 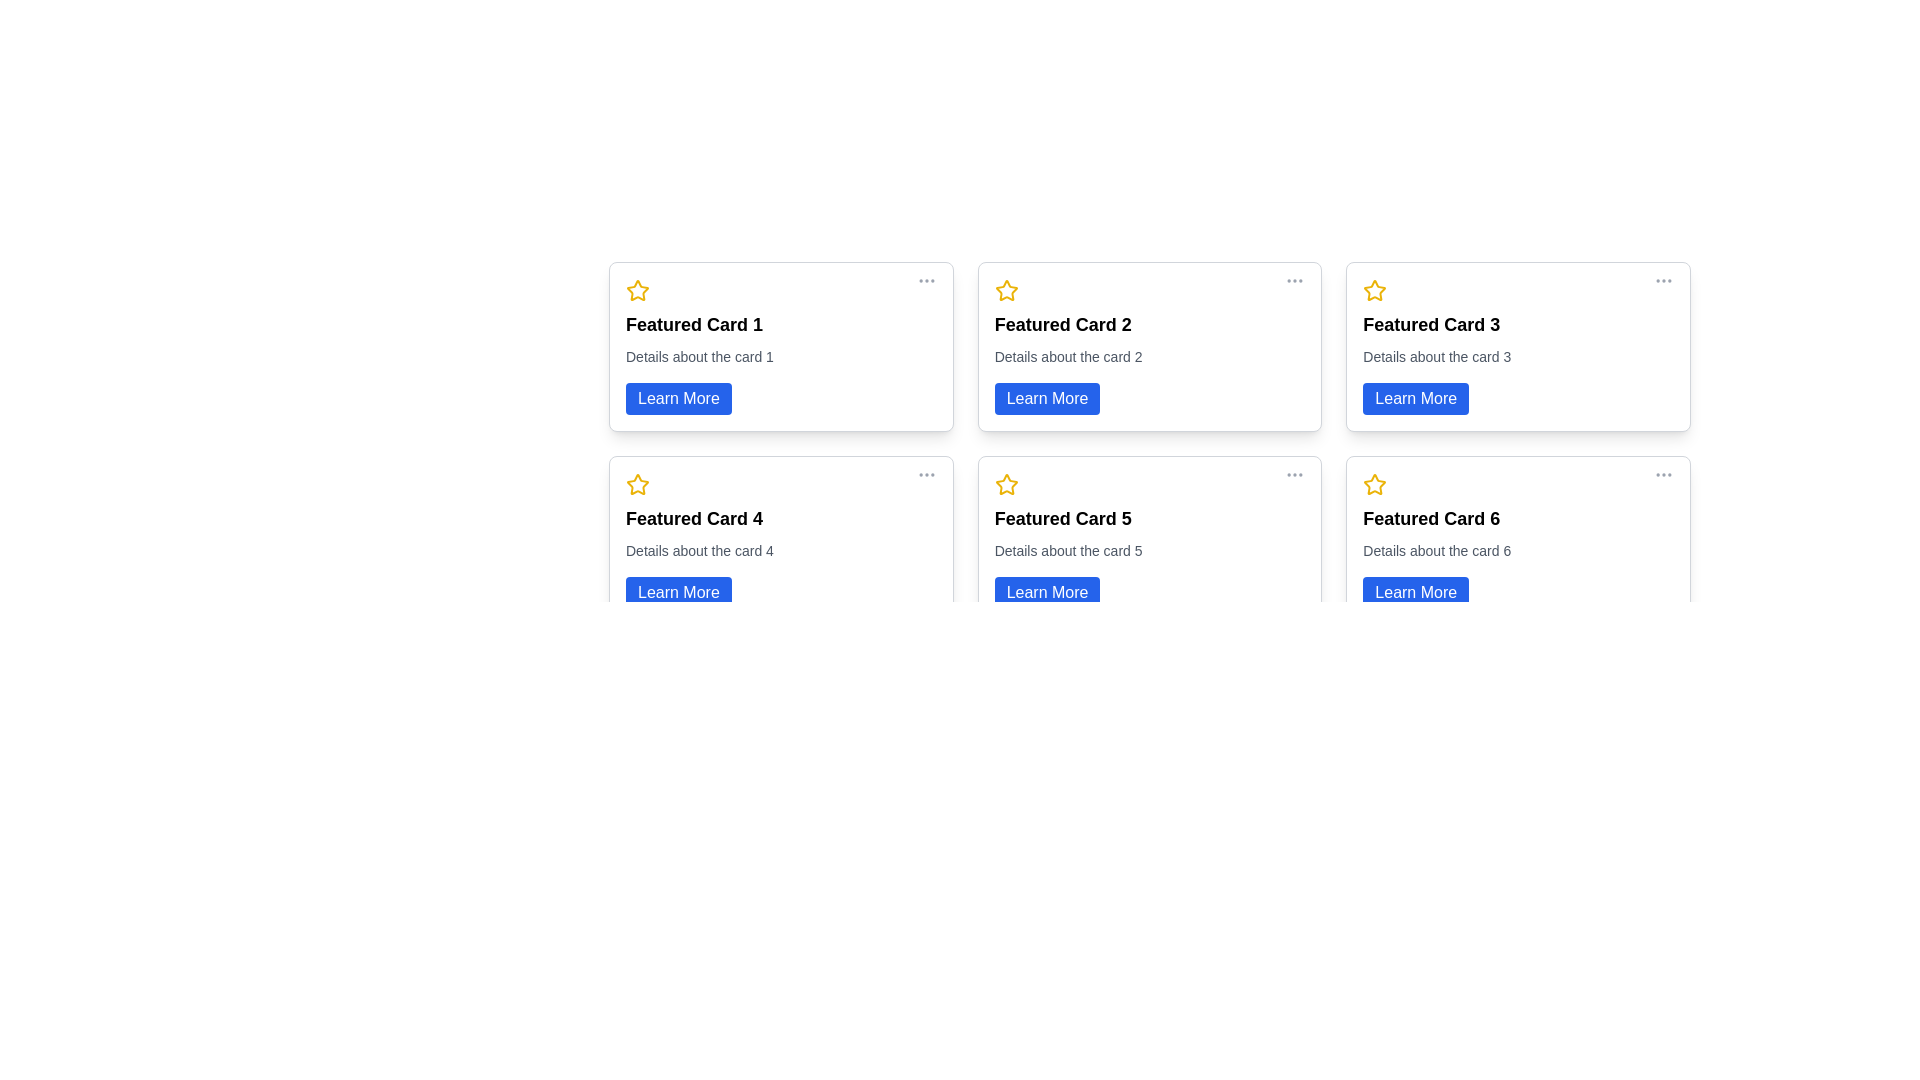 I want to click on the 'Learn More' button with a blue background and white text located at the bottom-left corner of 'Featured Card 4' to visualize the hover effect, so click(x=678, y=592).